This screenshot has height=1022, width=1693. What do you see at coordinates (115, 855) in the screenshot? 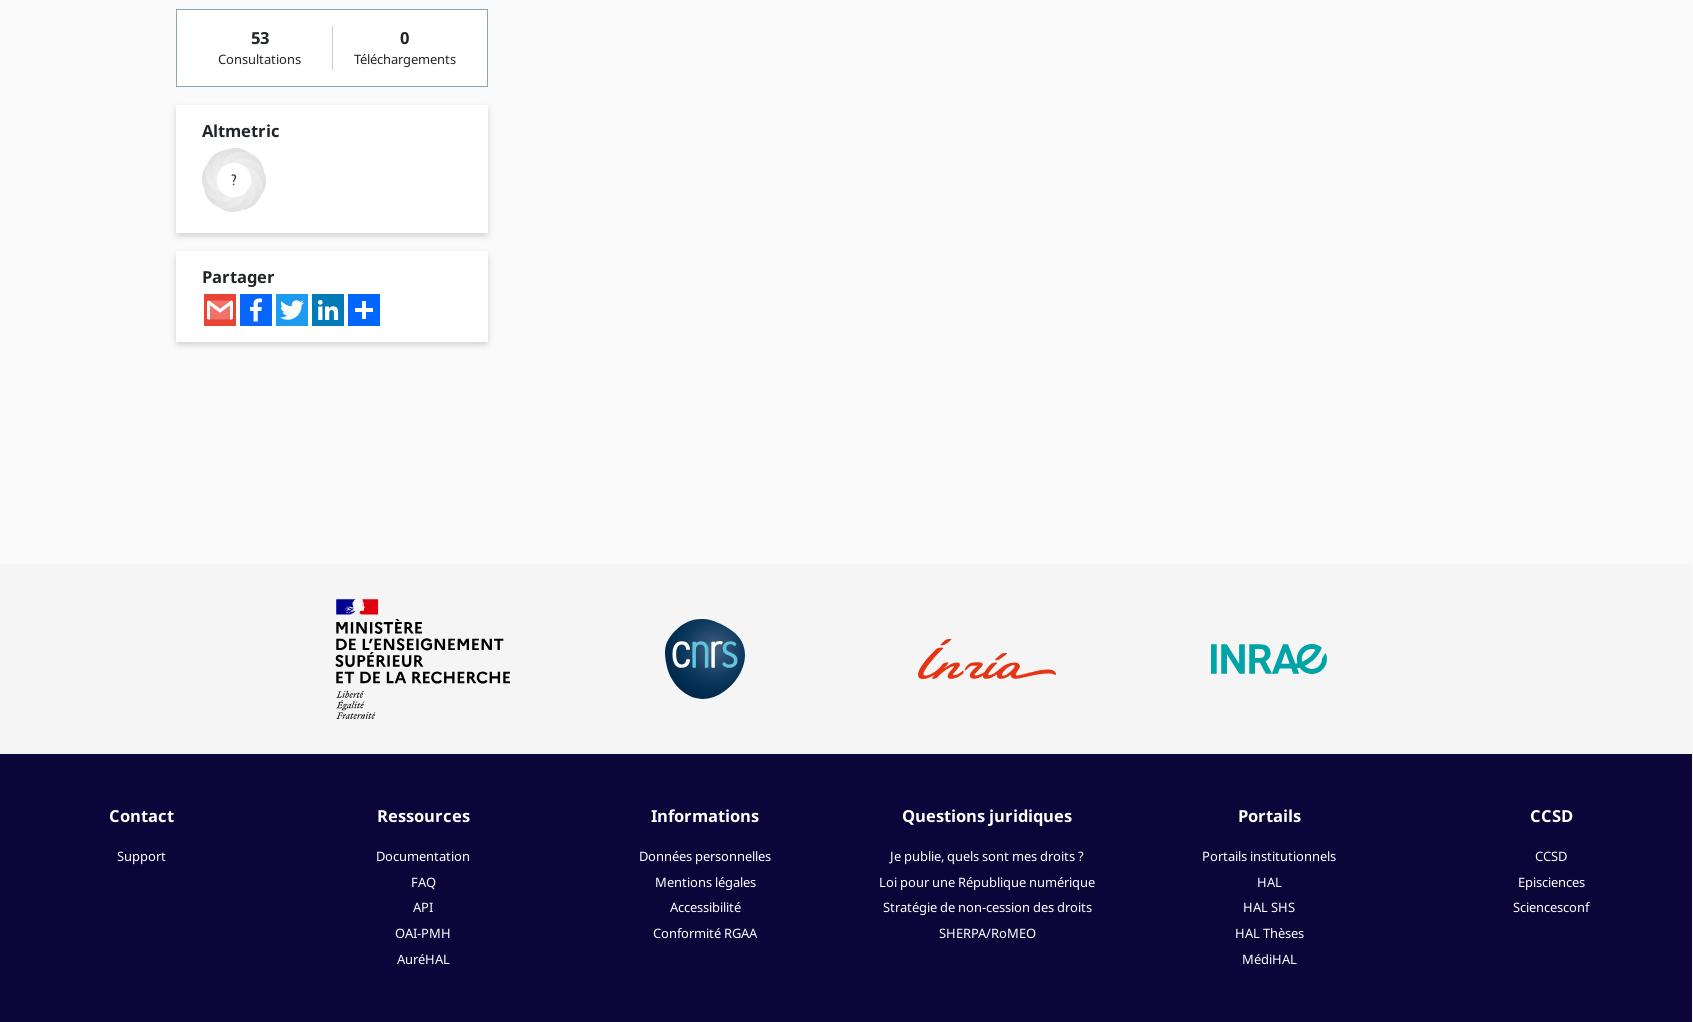
I see `'Support'` at bounding box center [115, 855].